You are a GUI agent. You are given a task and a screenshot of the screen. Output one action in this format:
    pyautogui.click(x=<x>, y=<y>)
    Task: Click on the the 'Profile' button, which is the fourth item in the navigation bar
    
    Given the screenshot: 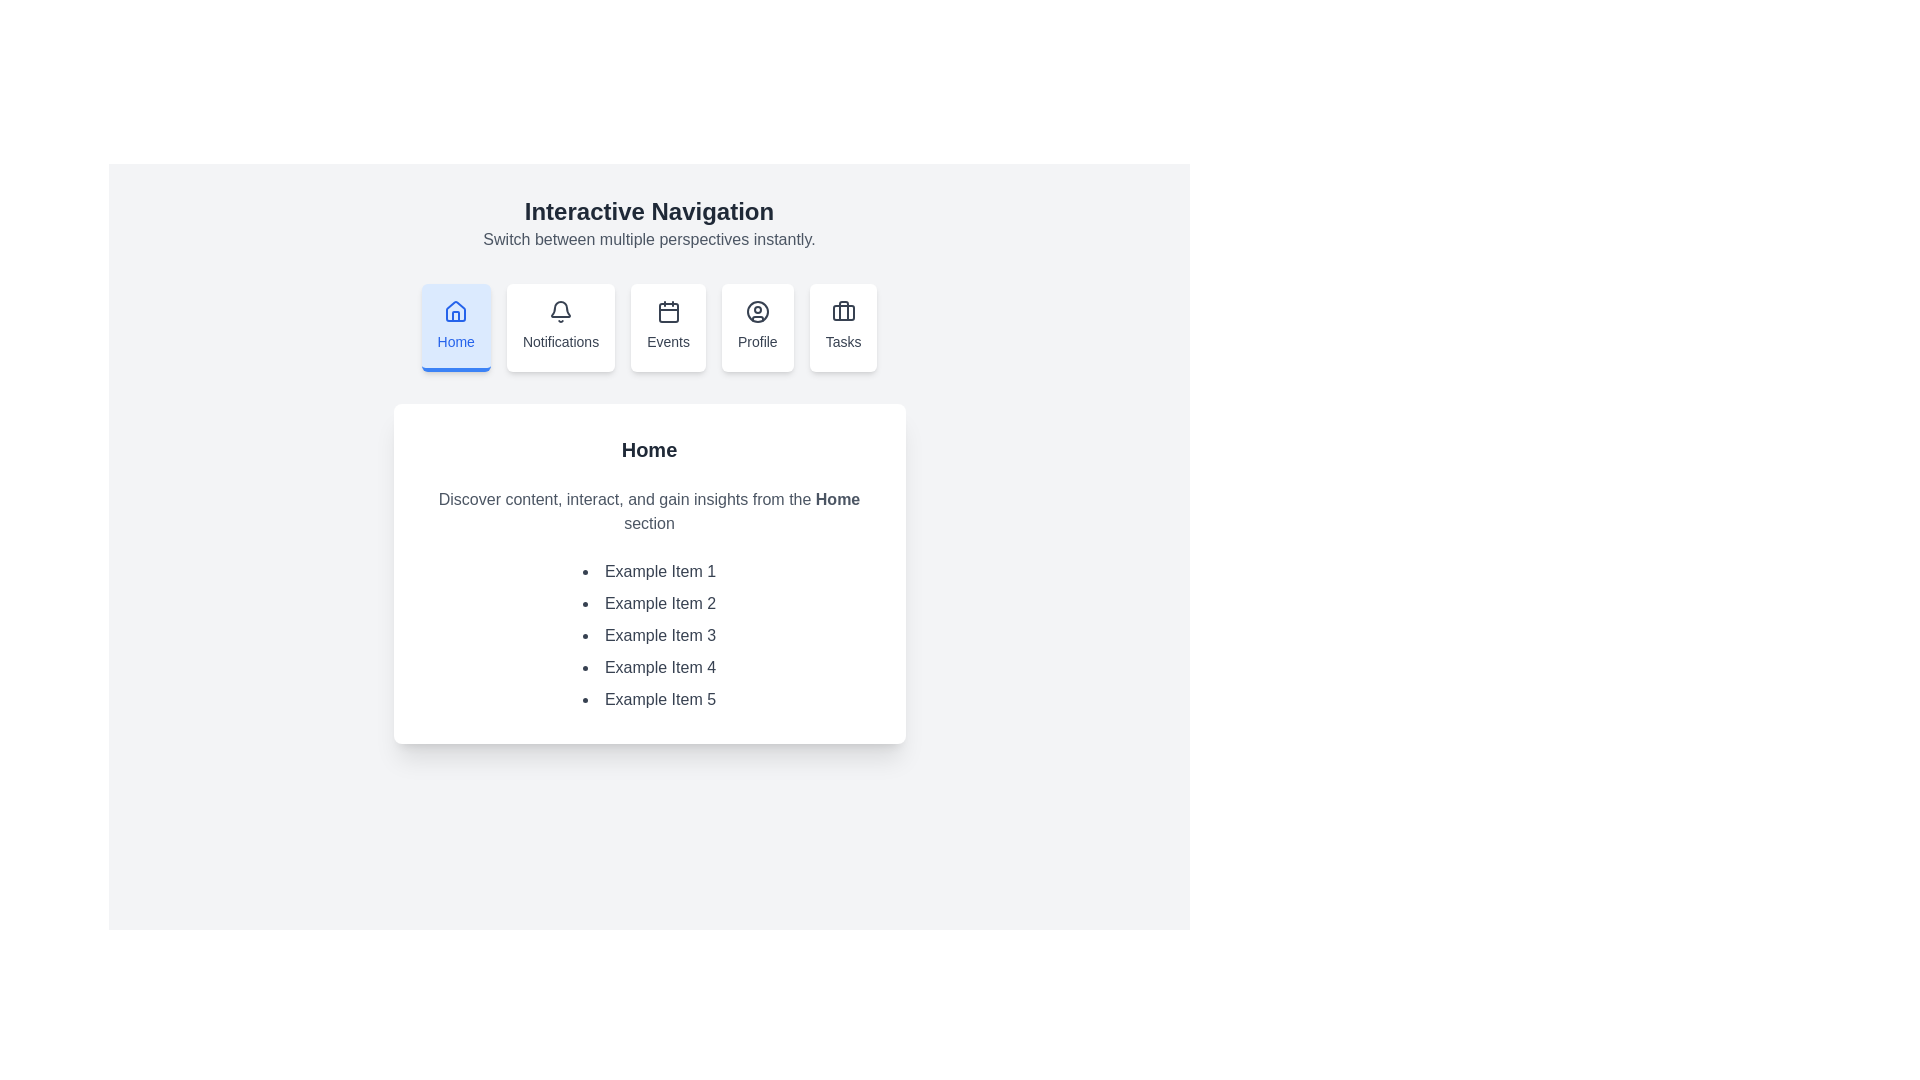 What is the action you would take?
    pyautogui.click(x=756, y=326)
    